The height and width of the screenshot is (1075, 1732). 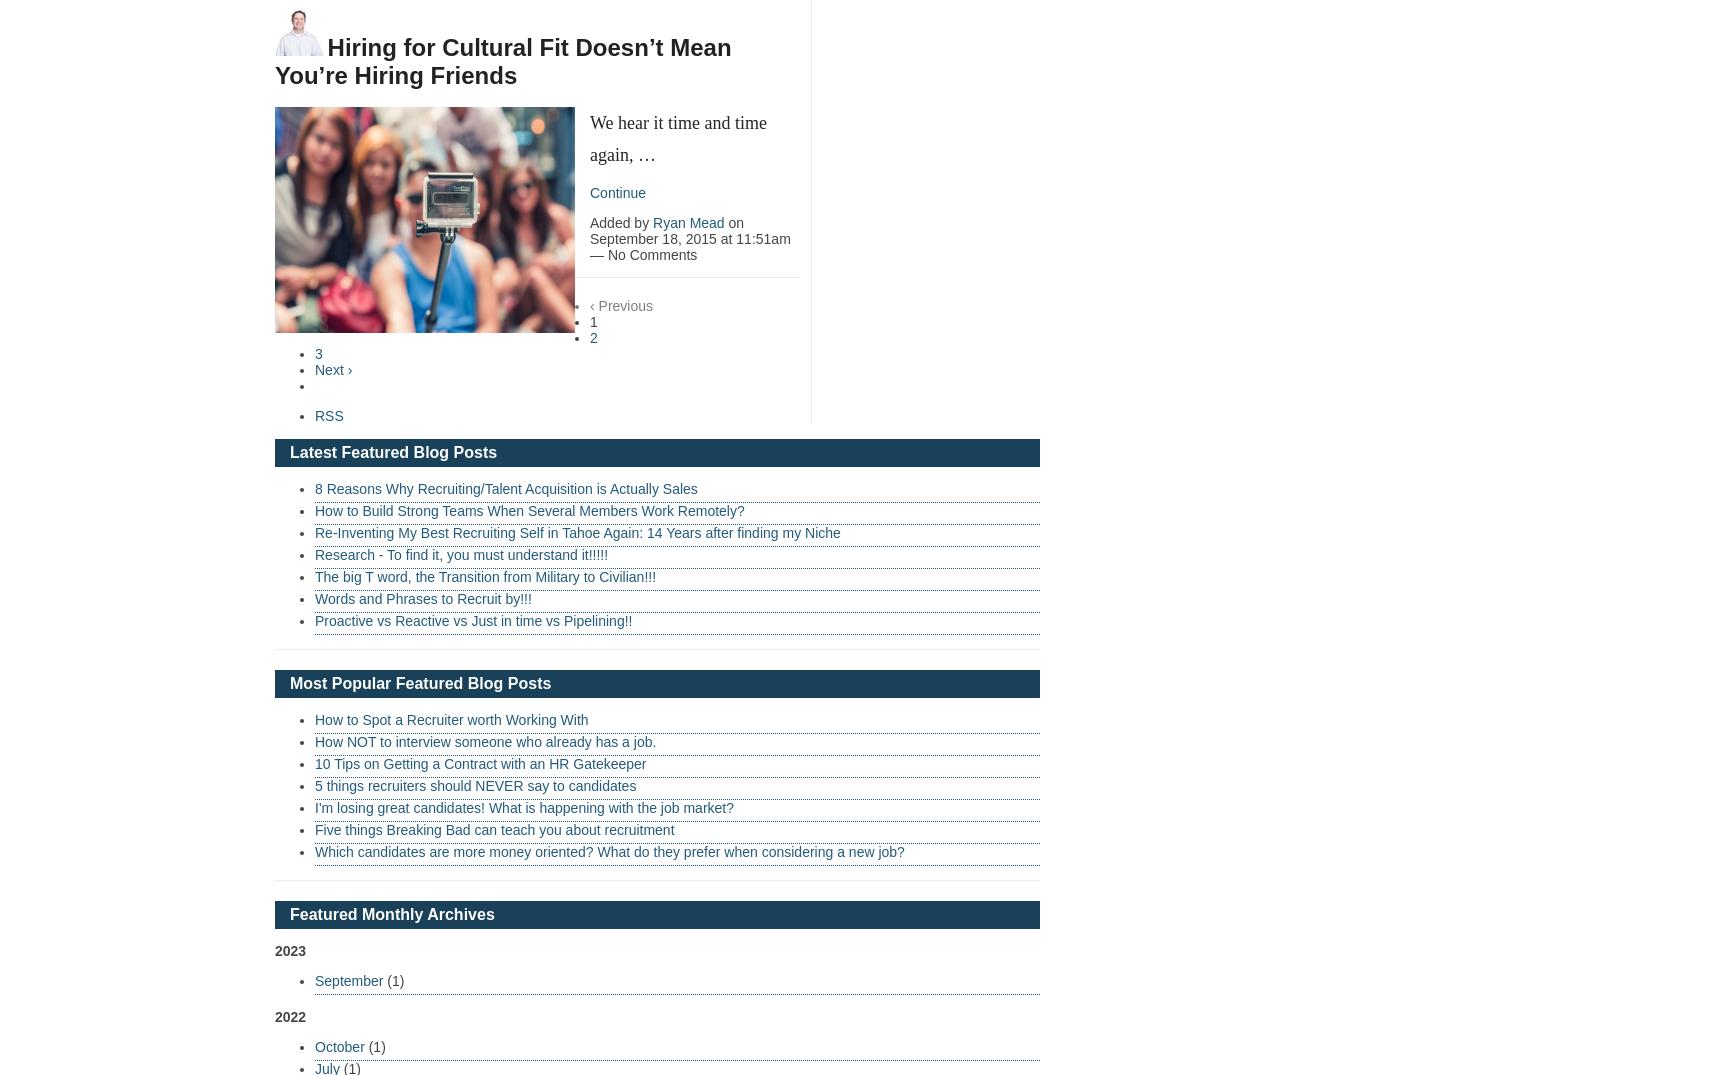 I want to click on 'October', so click(x=314, y=1045).